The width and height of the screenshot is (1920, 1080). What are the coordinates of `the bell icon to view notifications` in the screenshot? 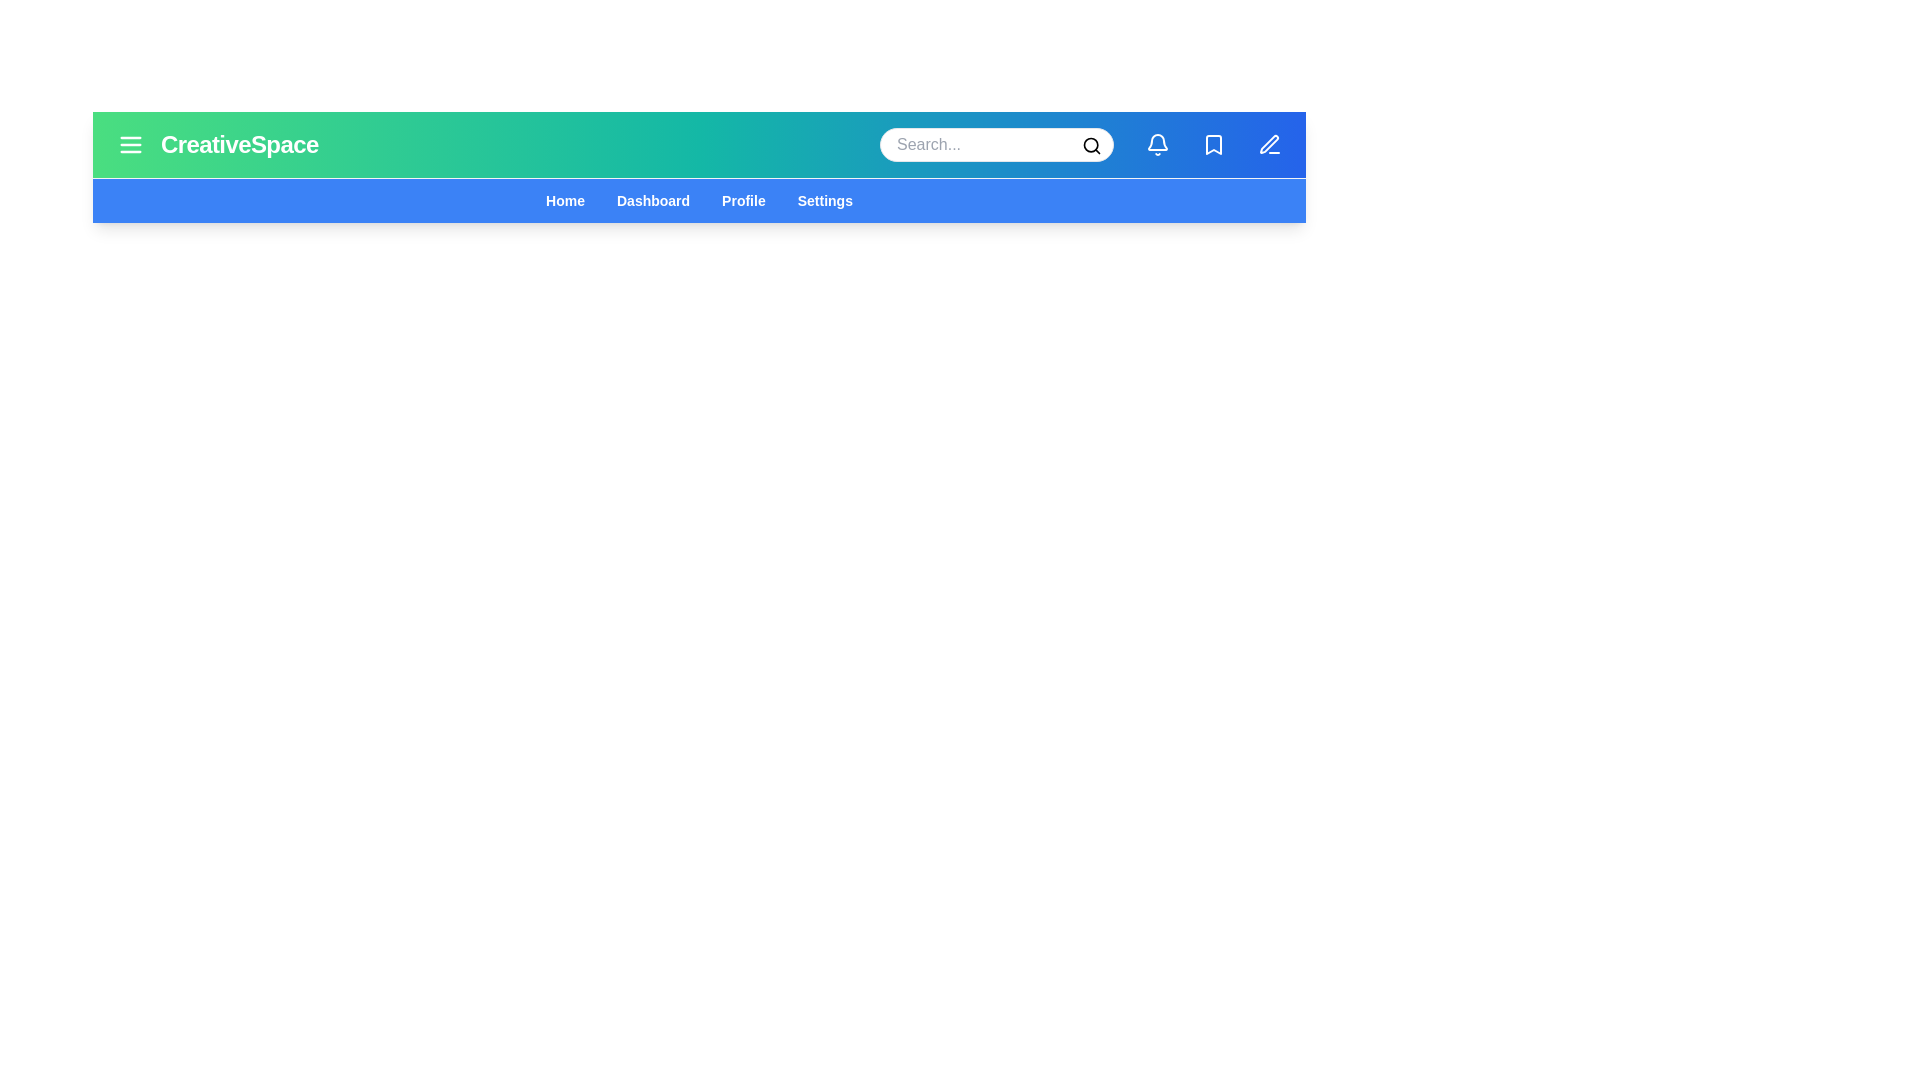 It's located at (1157, 144).